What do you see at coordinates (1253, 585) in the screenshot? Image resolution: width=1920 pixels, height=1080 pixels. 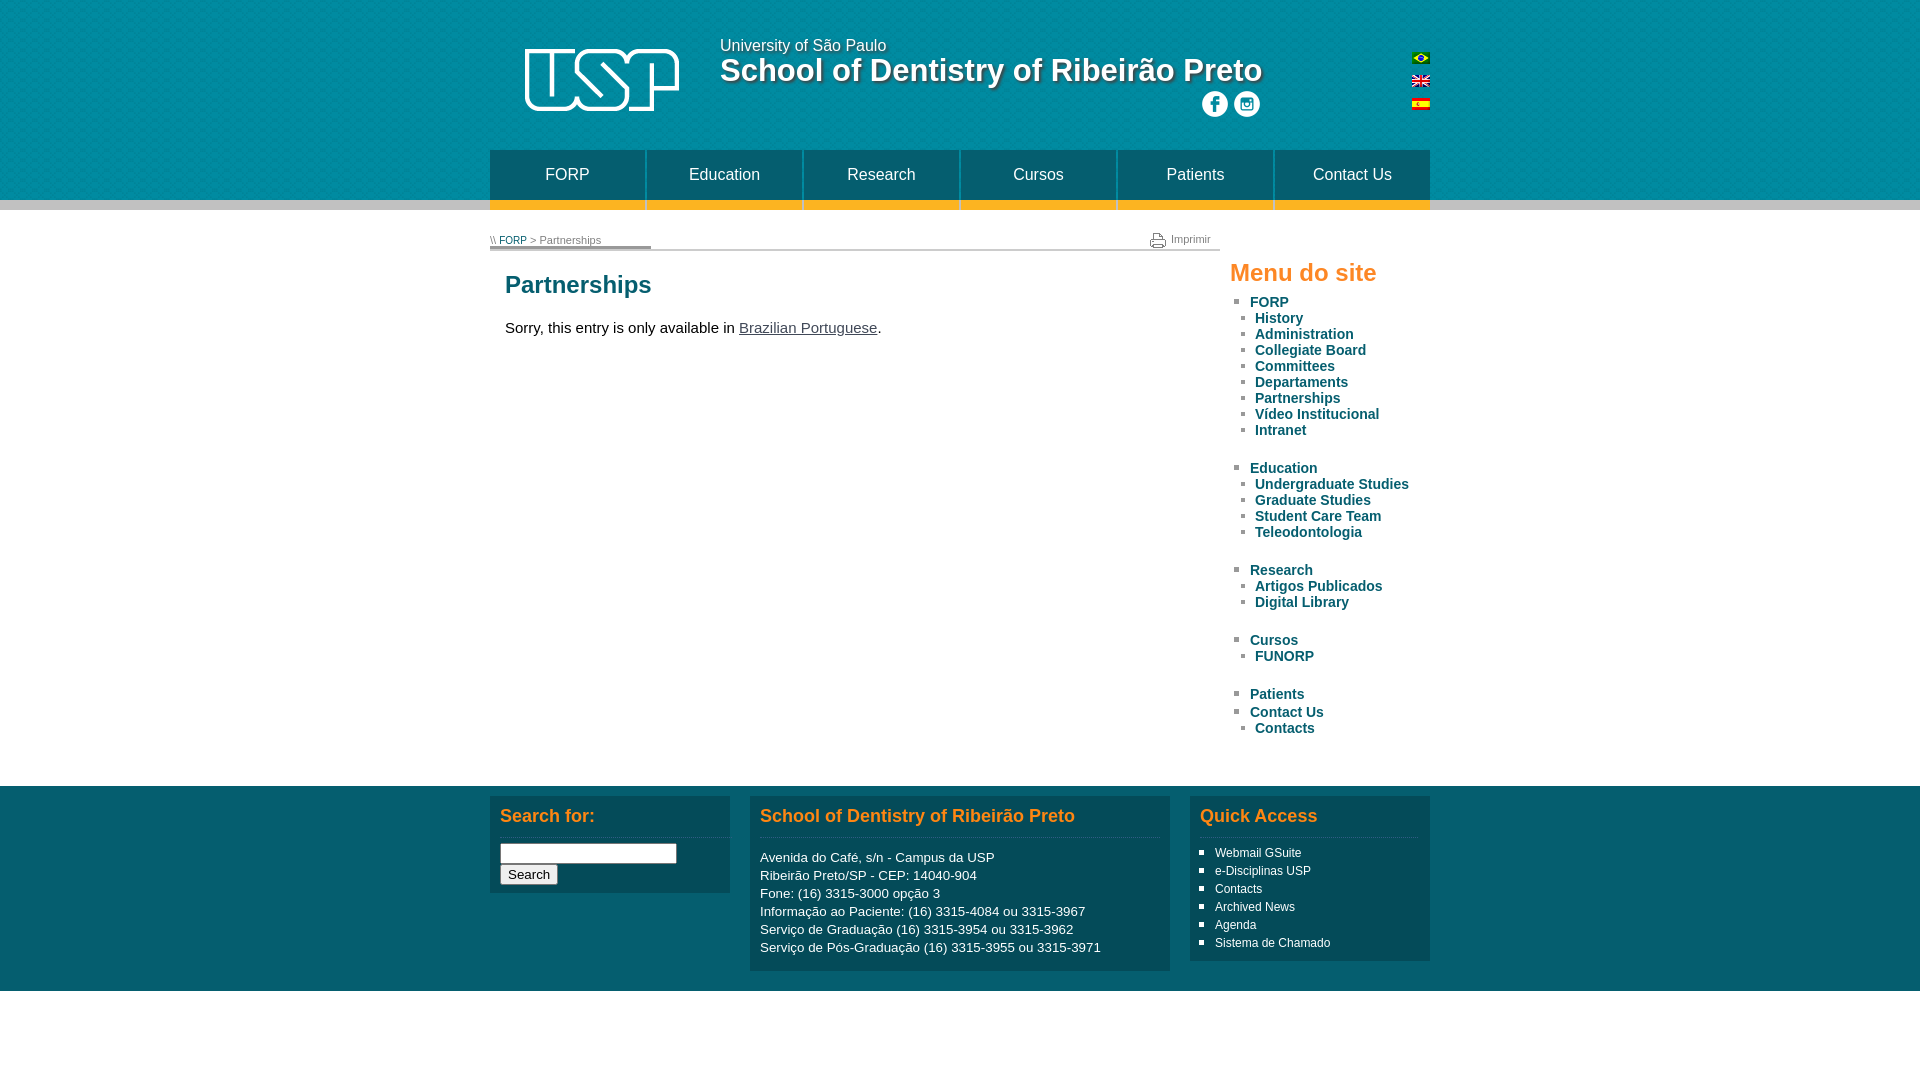 I see `'Artigos Publicados'` at bounding box center [1253, 585].